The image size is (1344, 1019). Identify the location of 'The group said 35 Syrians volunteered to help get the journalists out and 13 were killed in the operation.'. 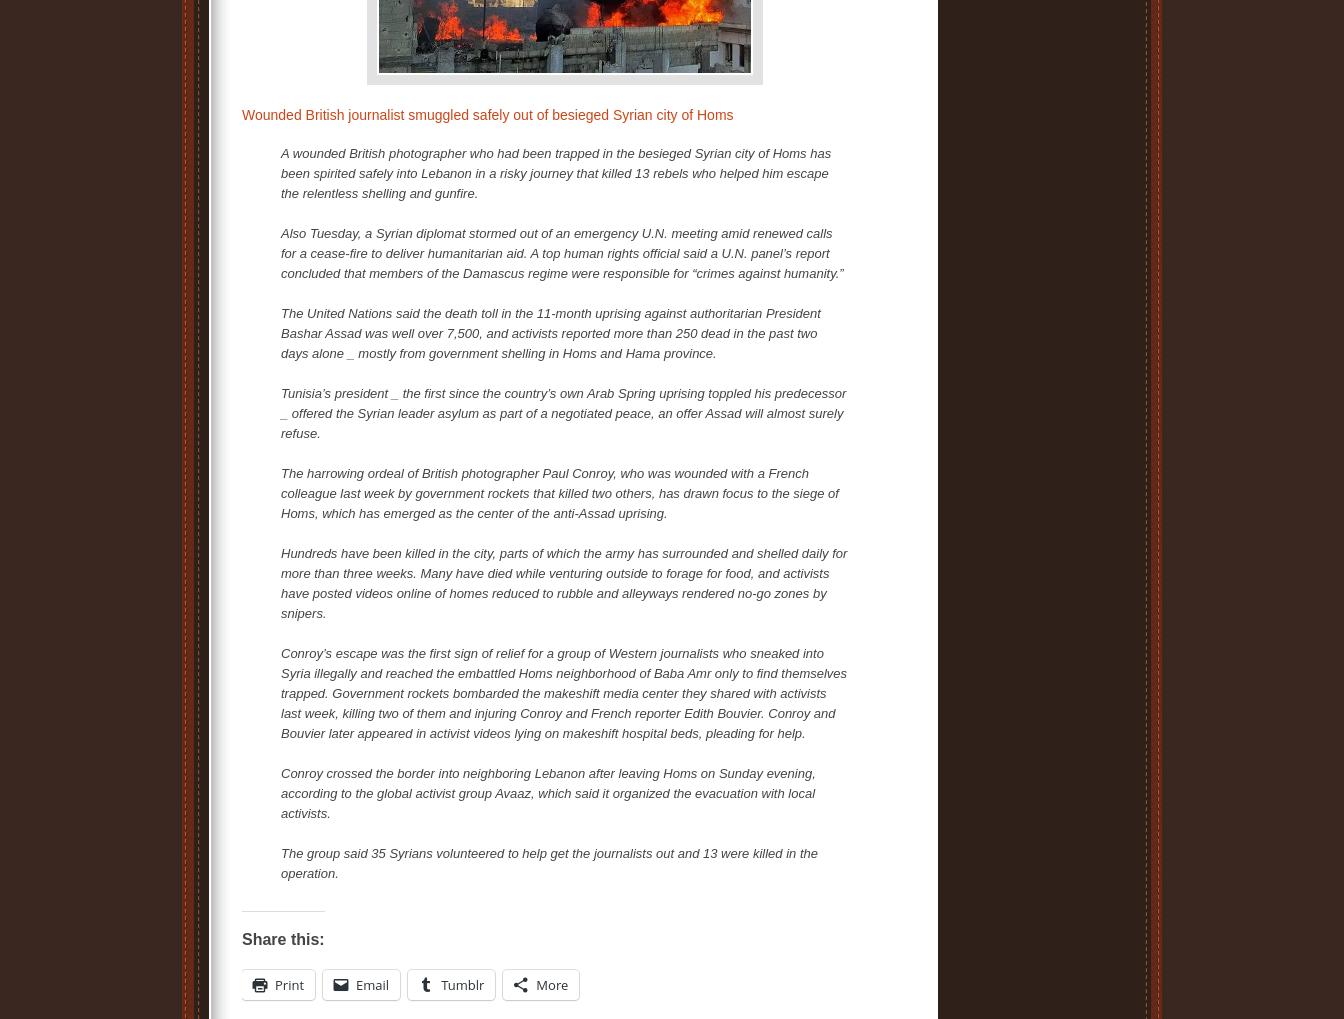
(549, 862).